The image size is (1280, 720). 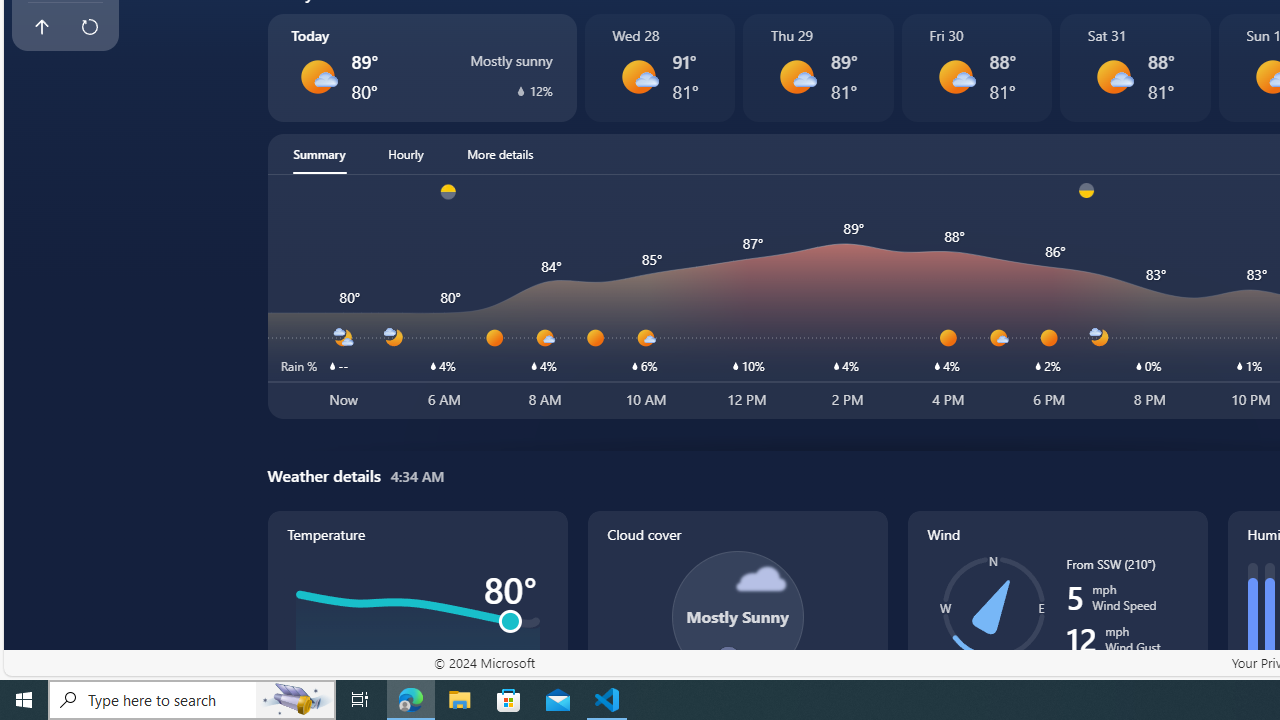 I want to click on 'More details', so click(x=500, y=153).